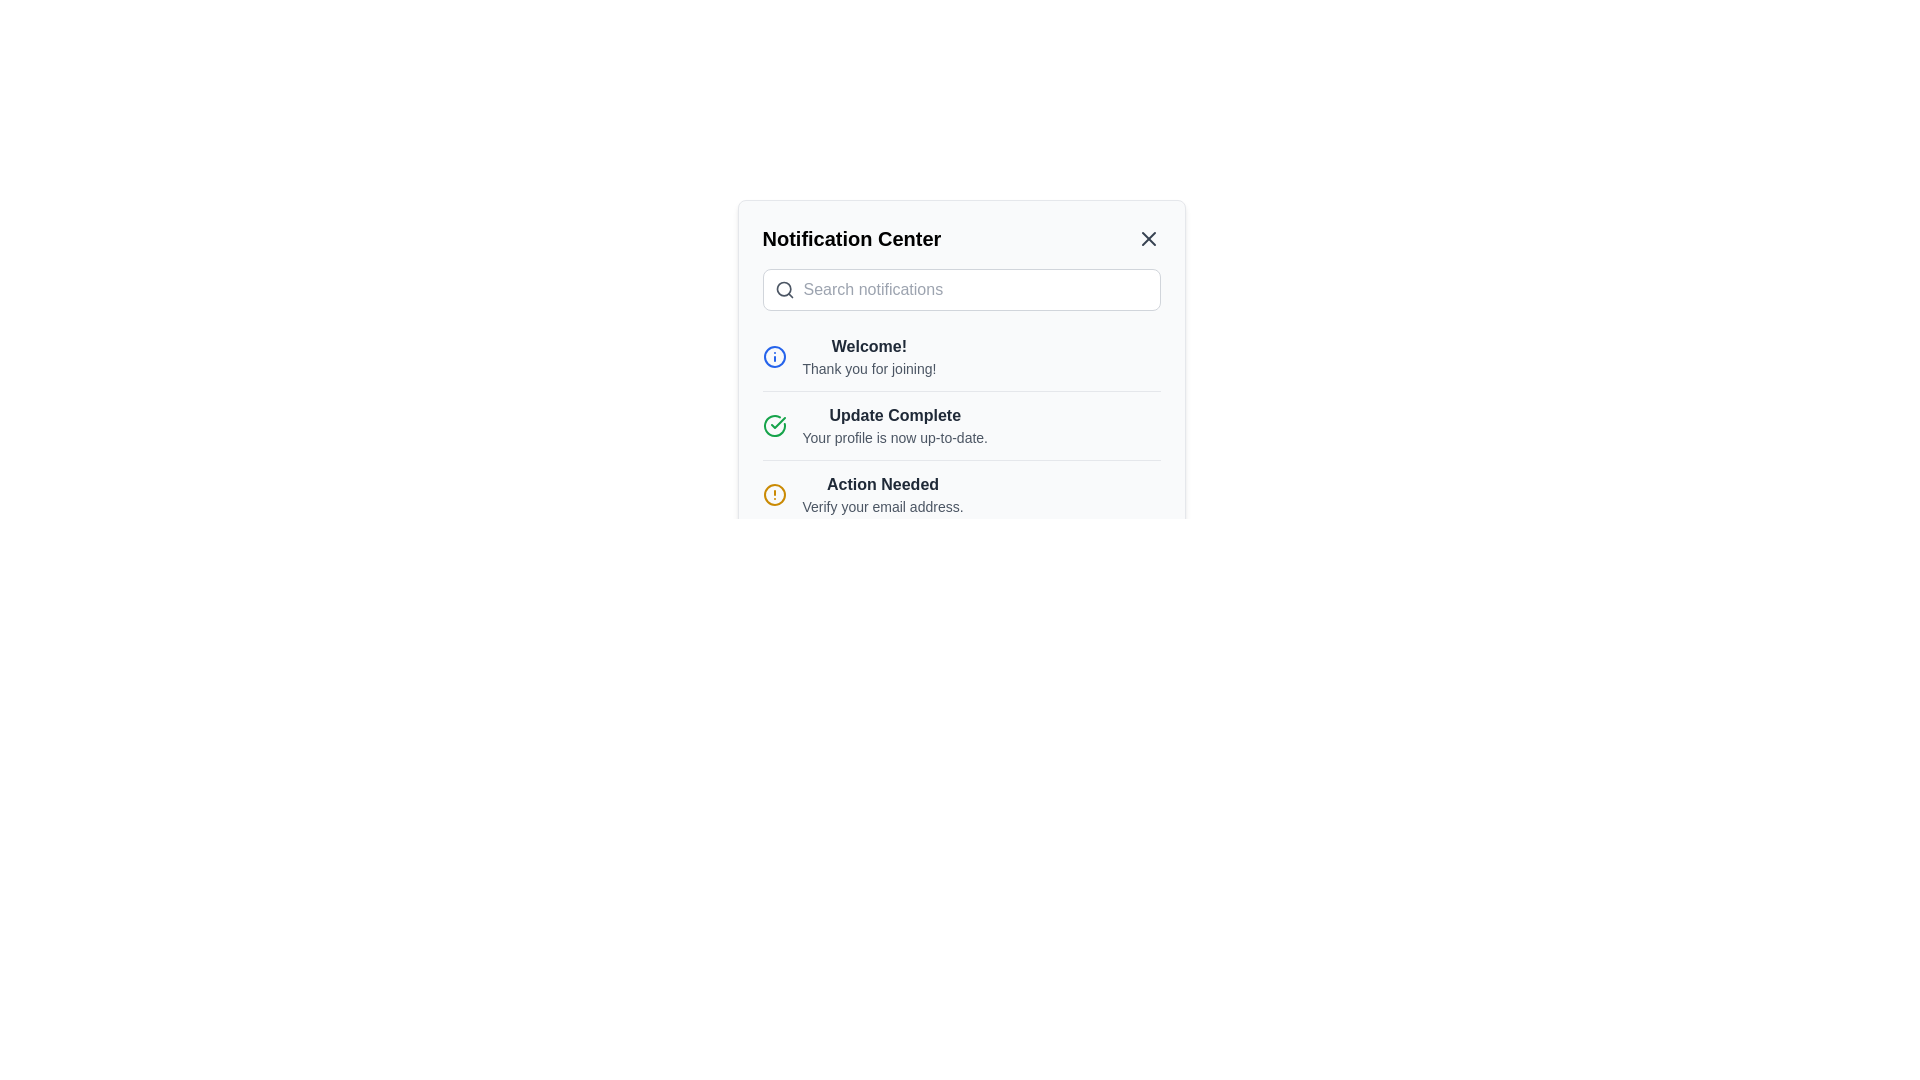 The width and height of the screenshot is (1920, 1080). Describe the element at coordinates (851, 238) in the screenshot. I see `the bold, large-sized text displaying 'Notification Center' at the top of the notification panel` at that location.